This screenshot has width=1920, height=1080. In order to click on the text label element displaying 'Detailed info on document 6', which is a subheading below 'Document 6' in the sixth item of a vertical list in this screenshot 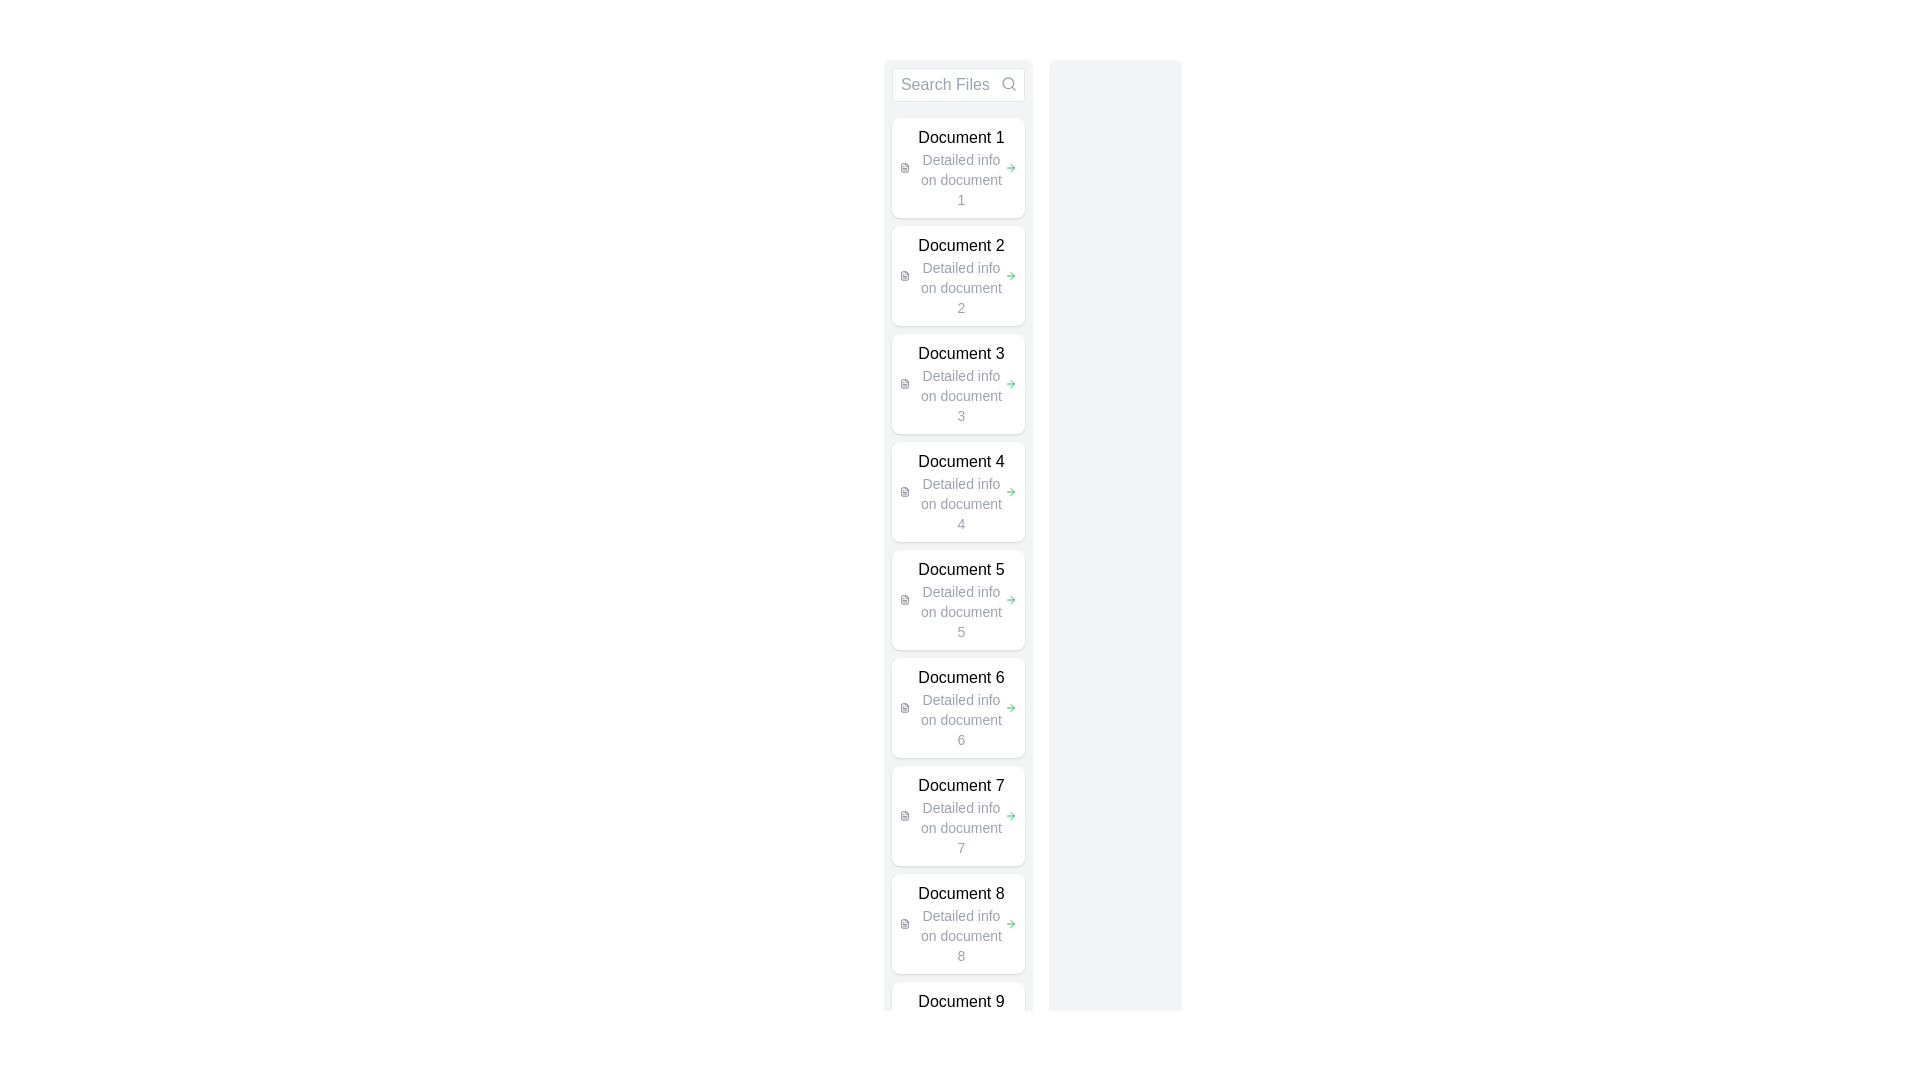, I will do `click(961, 720)`.